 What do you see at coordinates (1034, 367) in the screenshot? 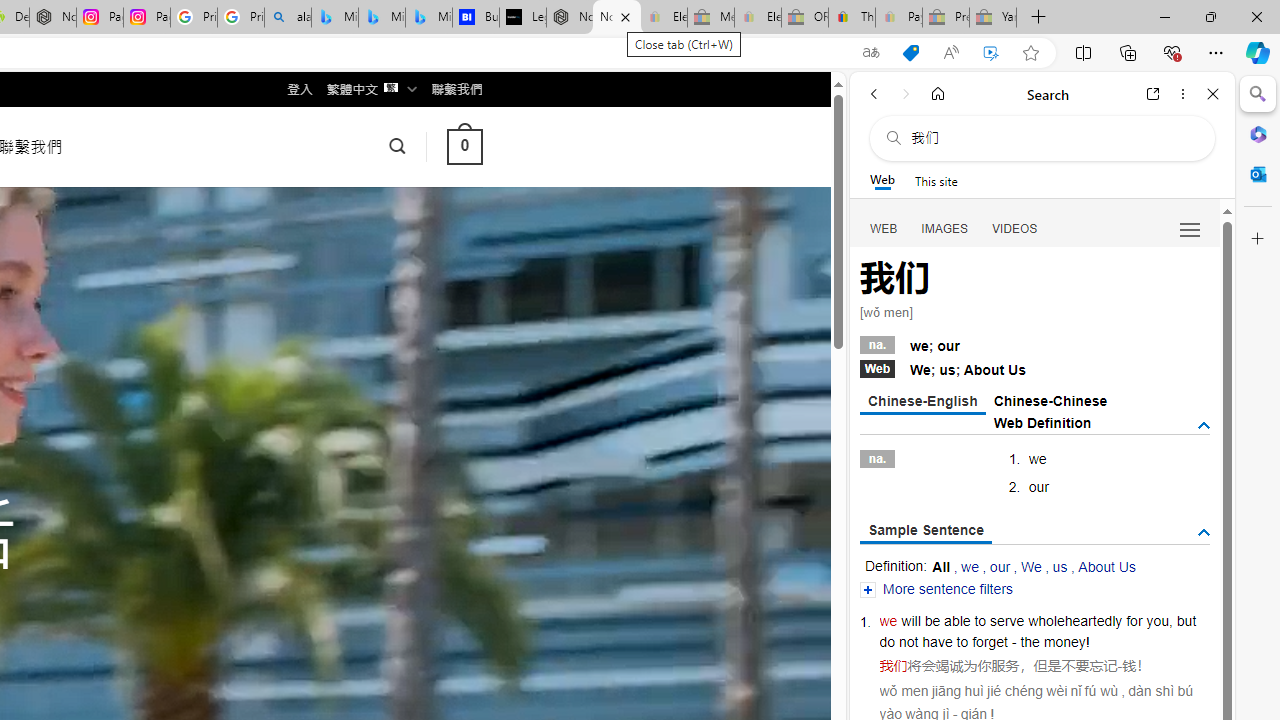
I see `'WebWe; us; About Us'` at bounding box center [1034, 367].